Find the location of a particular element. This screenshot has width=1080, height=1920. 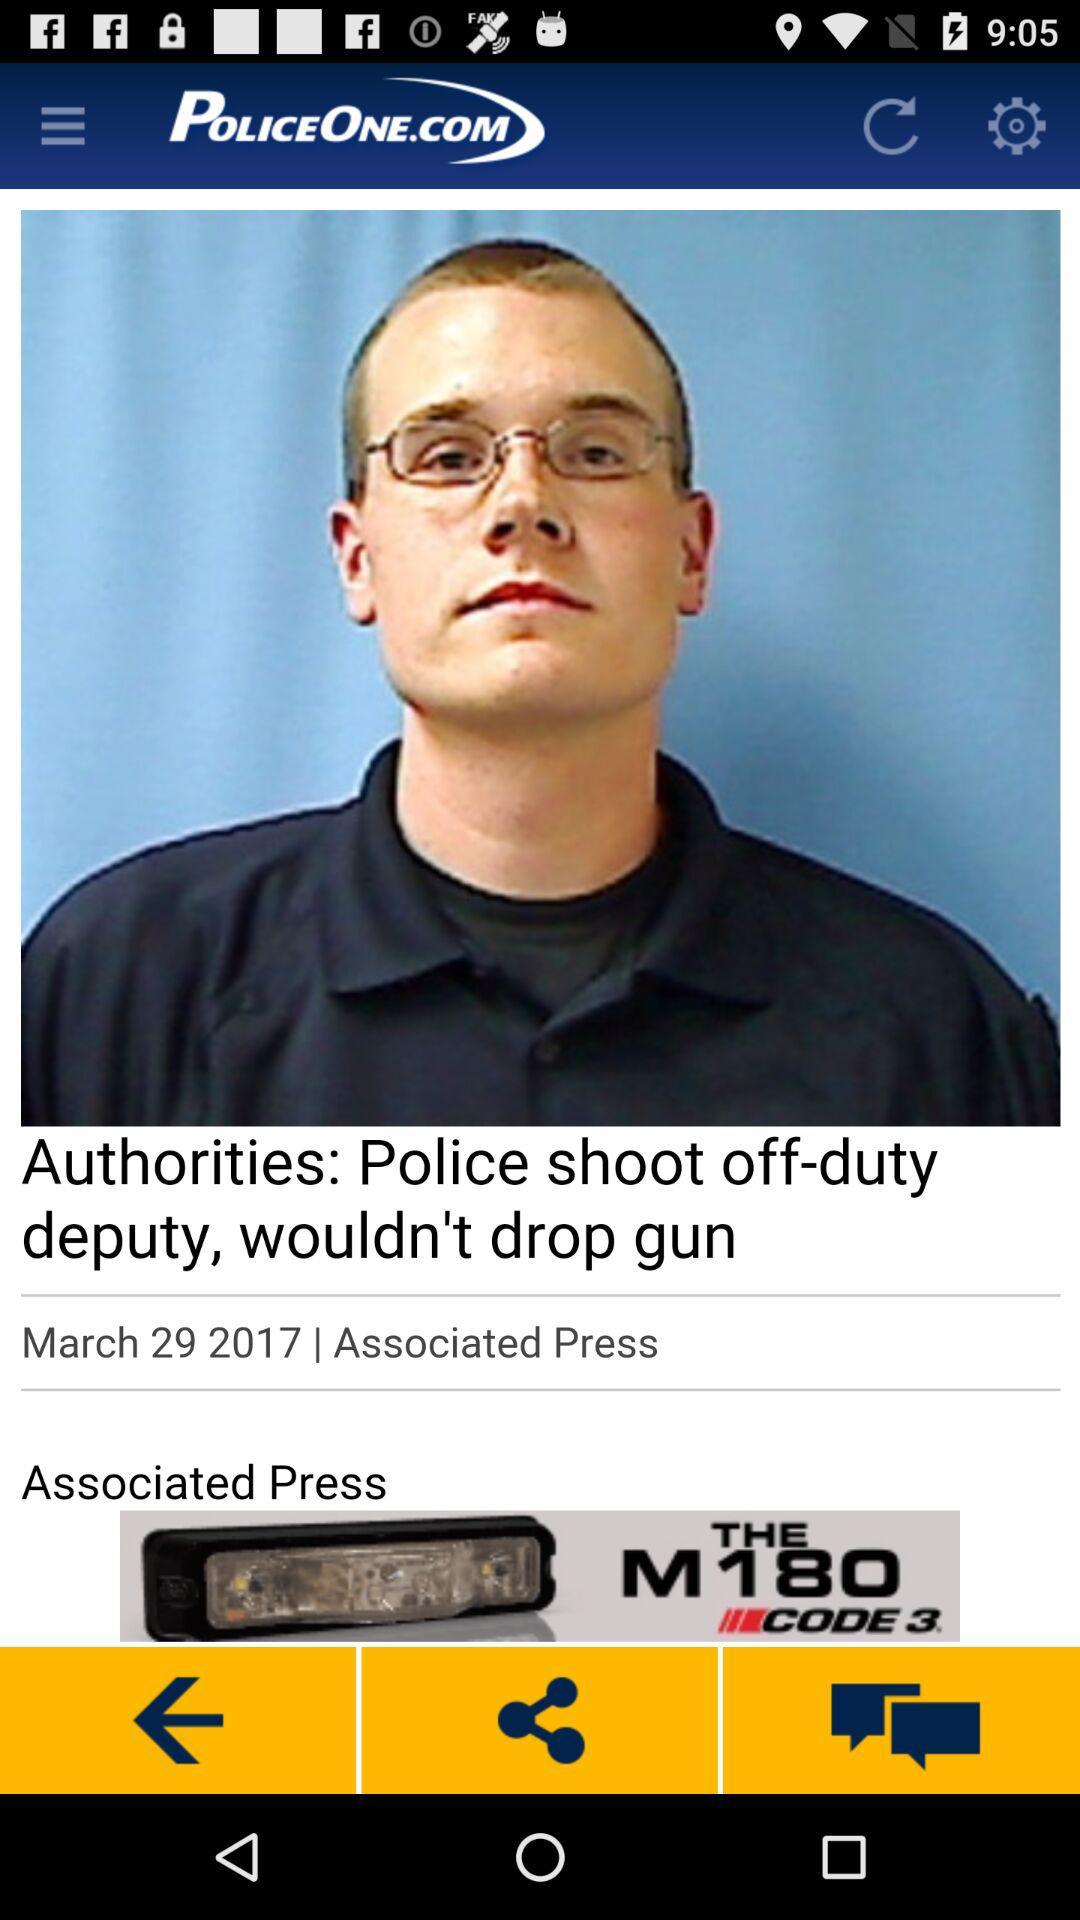

share information is located at coordinates (538, 1719).